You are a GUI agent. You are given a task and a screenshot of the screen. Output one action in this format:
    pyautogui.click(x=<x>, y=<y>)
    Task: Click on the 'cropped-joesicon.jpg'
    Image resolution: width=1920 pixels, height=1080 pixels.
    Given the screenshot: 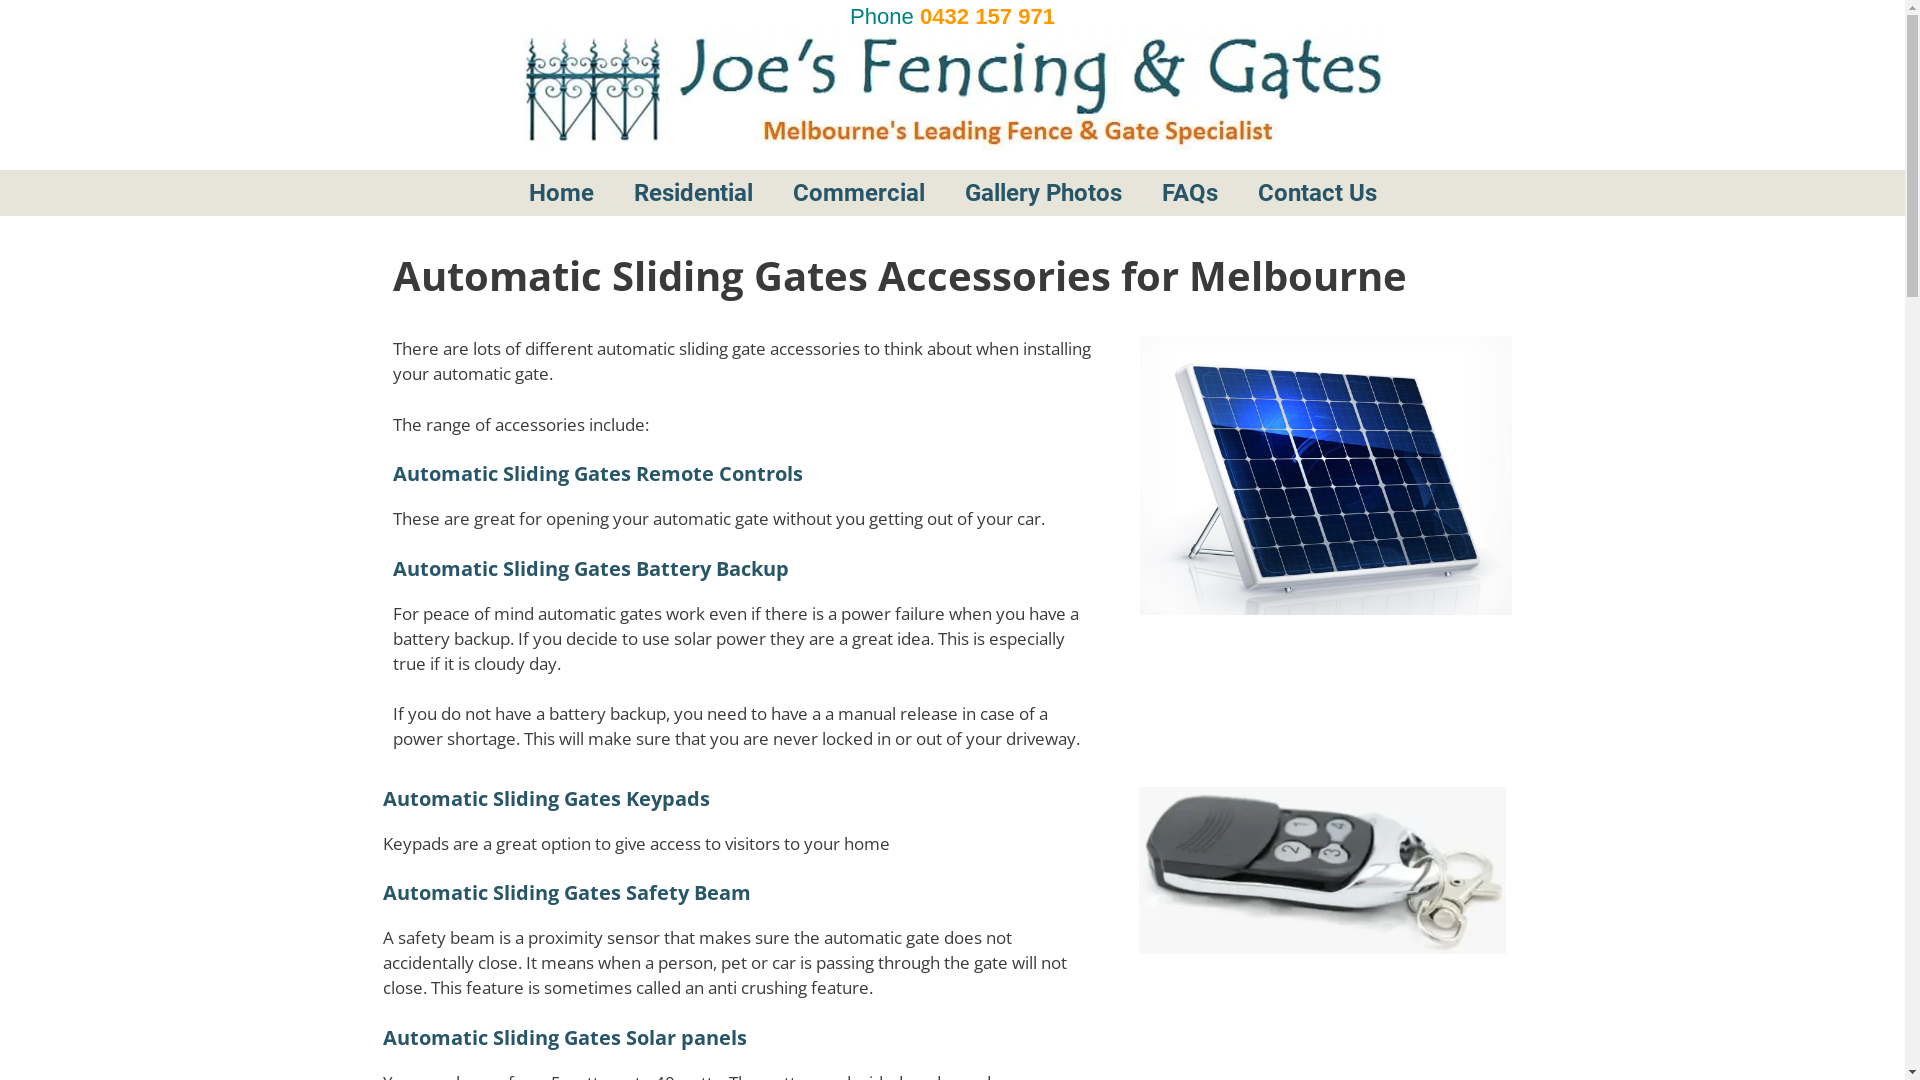 What is the action you would take?
    pyautogui.click(x=397, y=195)
    